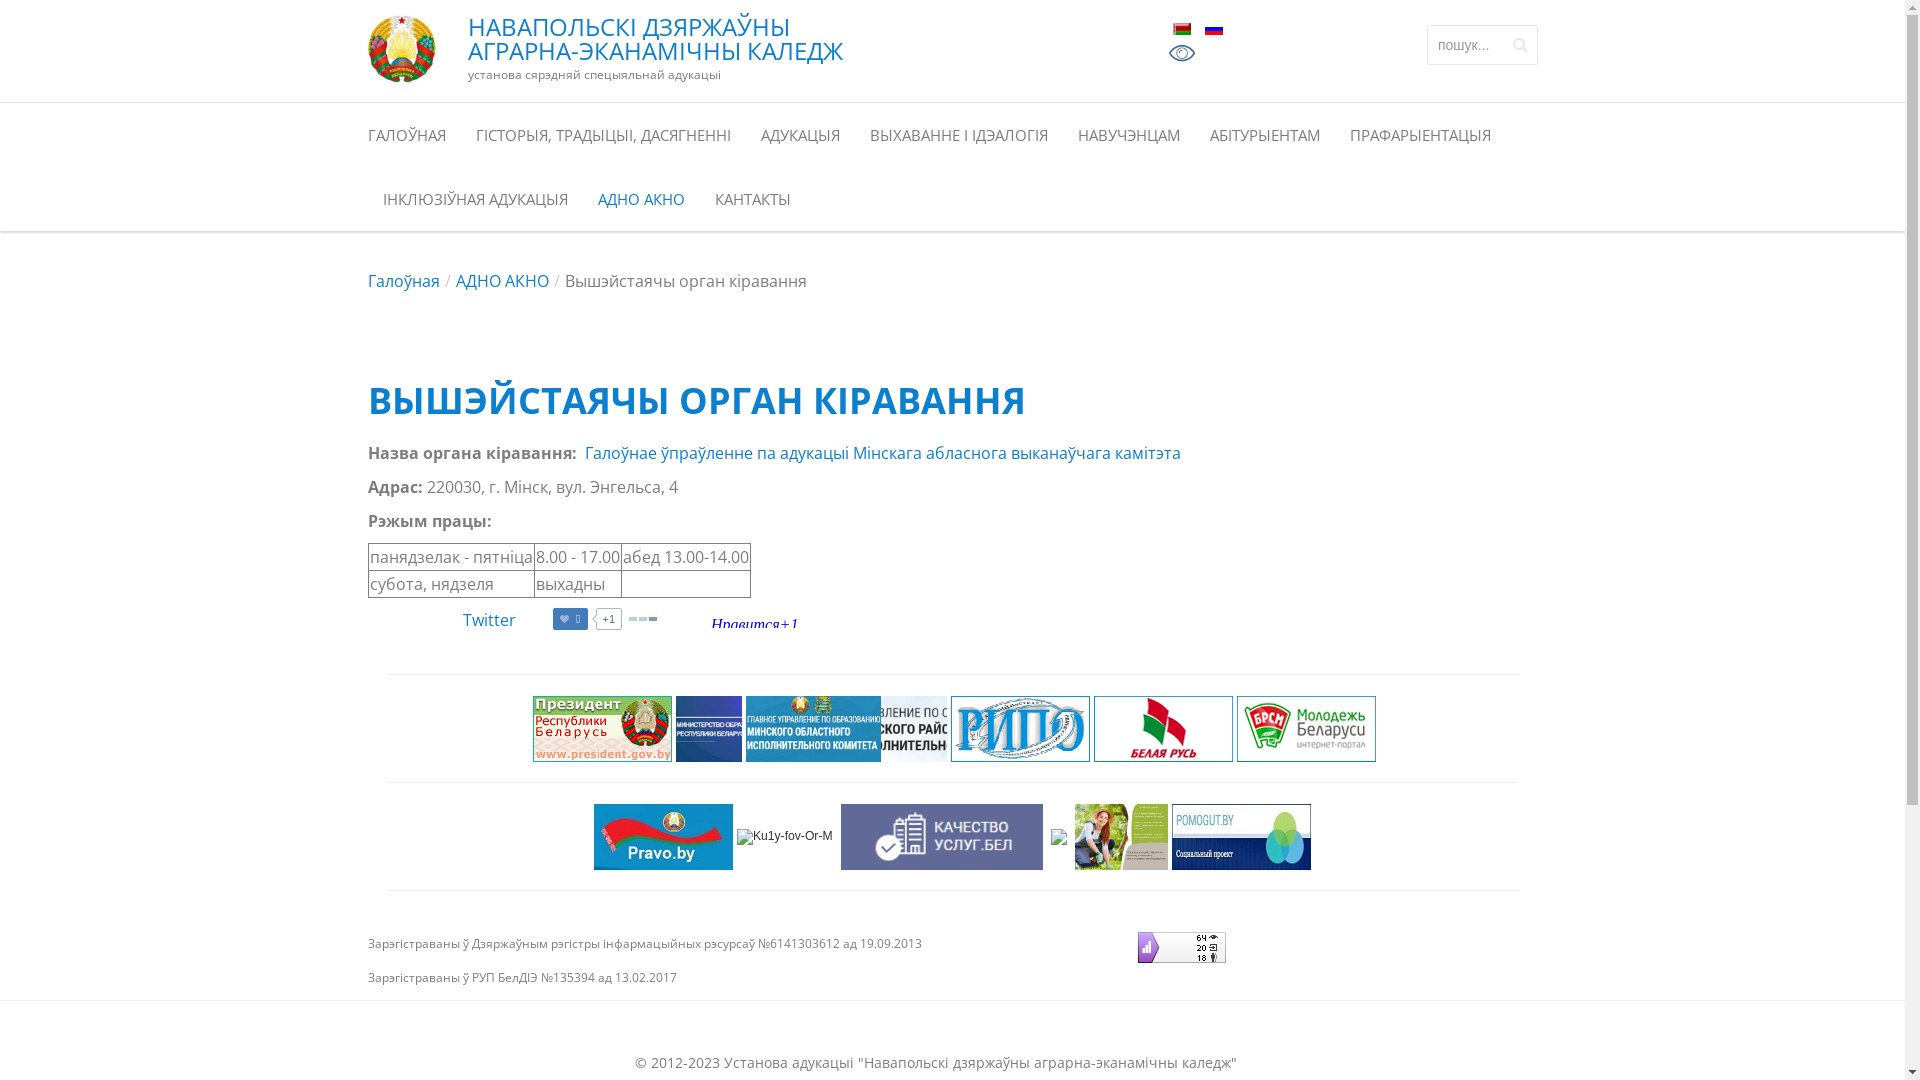  I want to click on 'Twitter', so click(488, 619).